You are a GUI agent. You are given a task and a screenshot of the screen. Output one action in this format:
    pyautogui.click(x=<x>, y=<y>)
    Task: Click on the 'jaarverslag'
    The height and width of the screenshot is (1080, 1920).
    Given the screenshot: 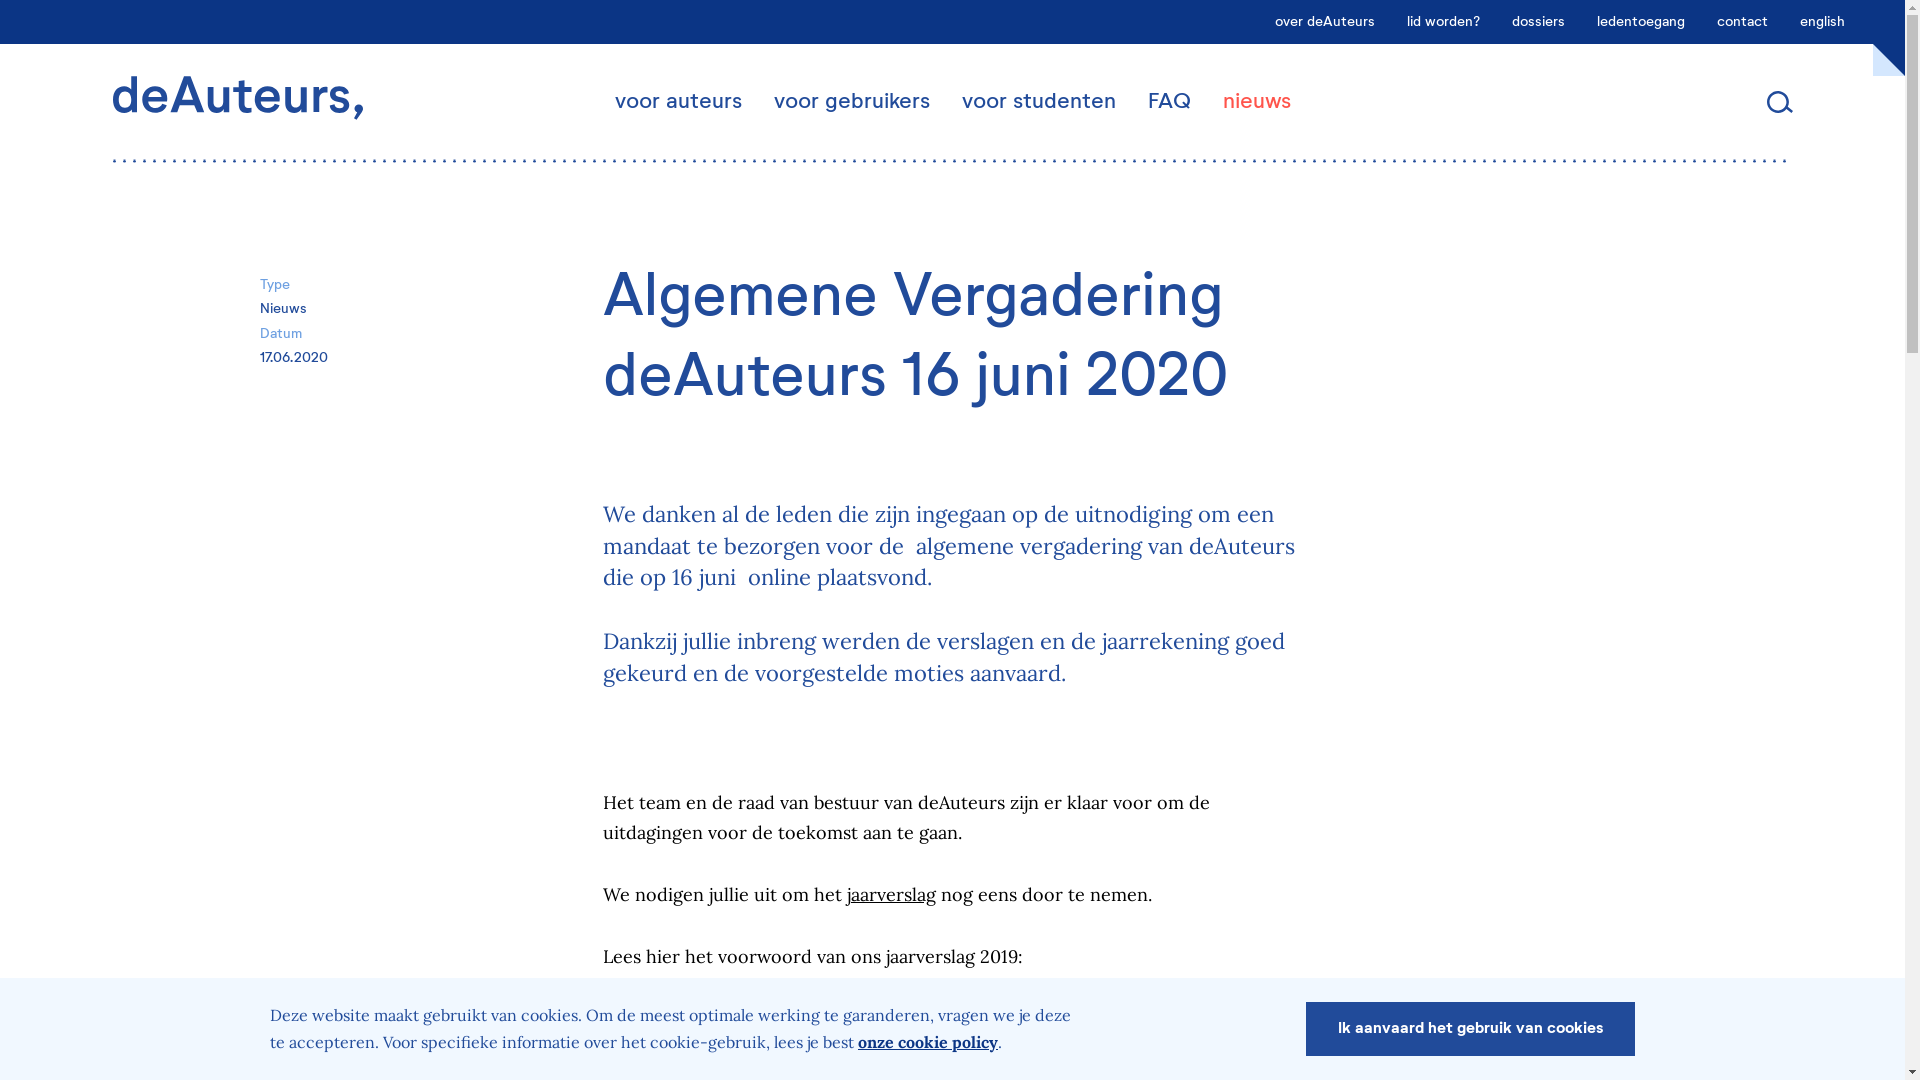 What is the action you would take?
    pyautogui.click(x=889, y=893)
    